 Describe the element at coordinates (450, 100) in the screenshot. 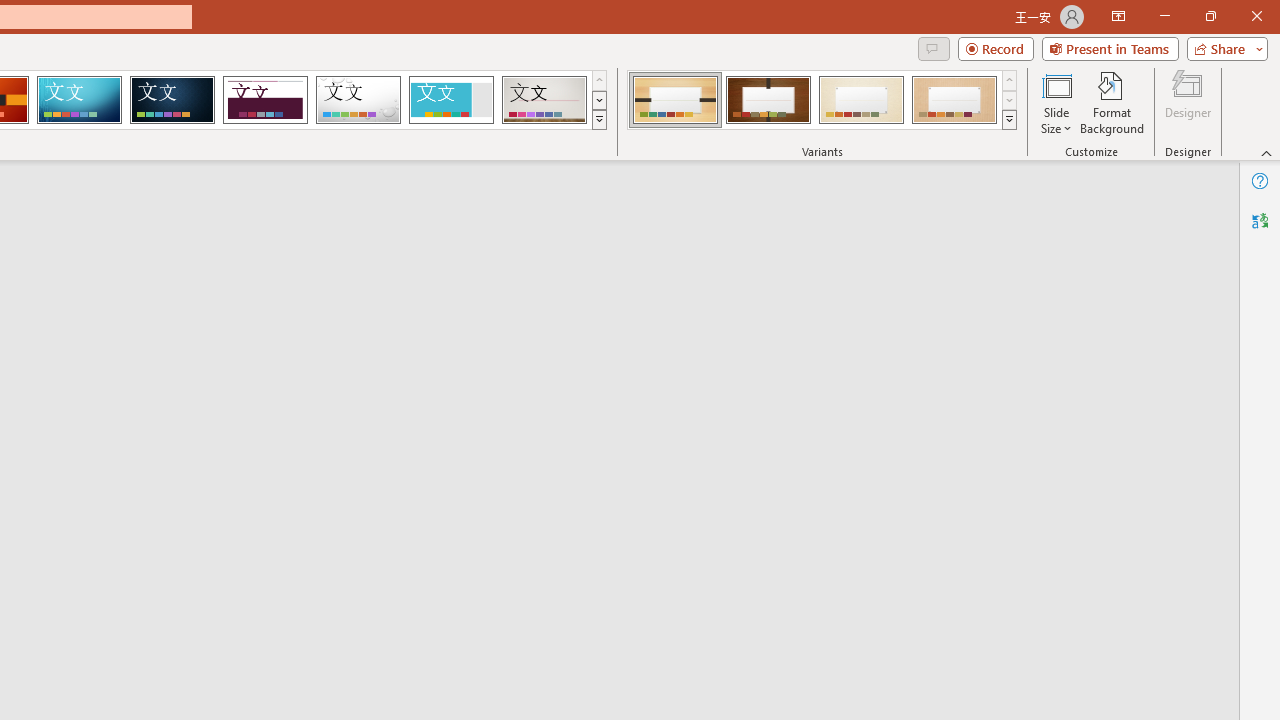

I see `'Frame'` at that location.